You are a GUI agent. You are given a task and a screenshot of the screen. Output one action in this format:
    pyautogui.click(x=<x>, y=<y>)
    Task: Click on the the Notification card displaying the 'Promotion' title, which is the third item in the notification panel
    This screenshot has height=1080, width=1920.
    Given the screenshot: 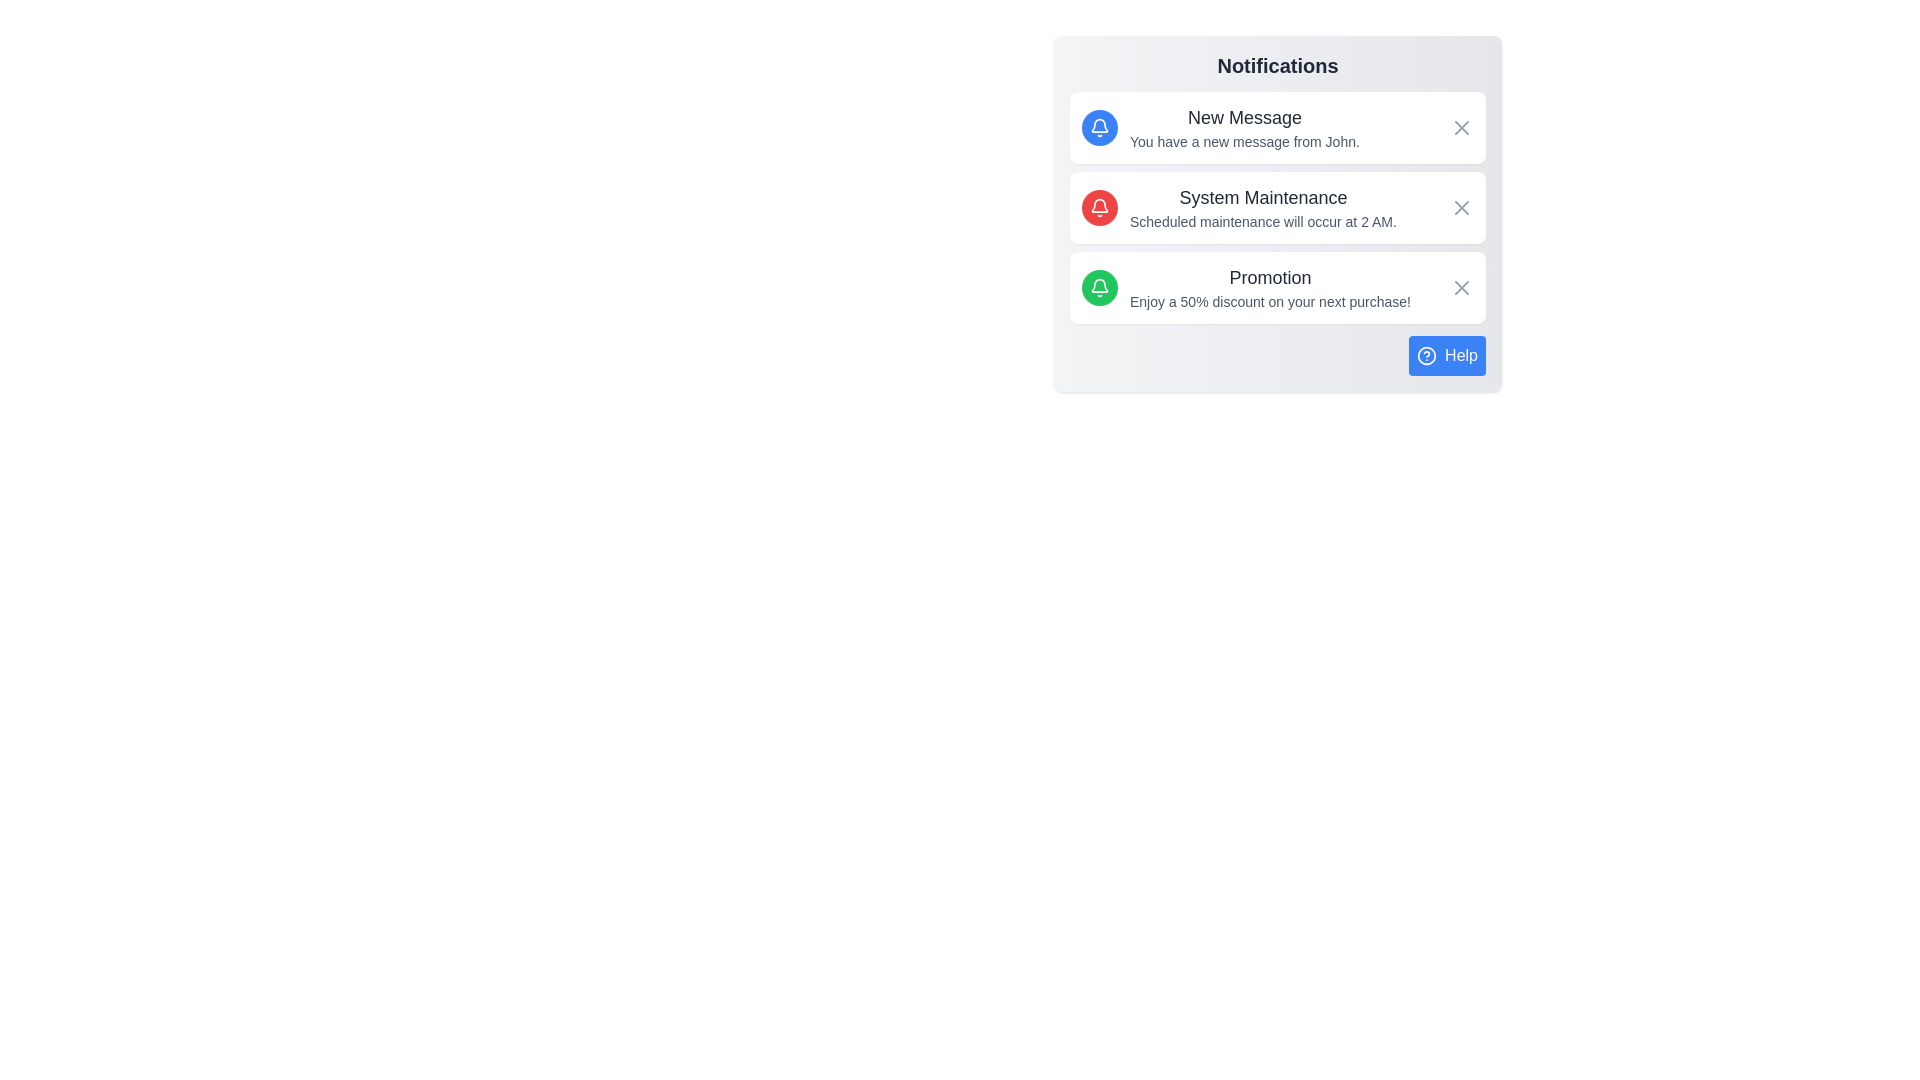 What is the action you would take?
    pyautogui.click(x=1276, y=288)
    